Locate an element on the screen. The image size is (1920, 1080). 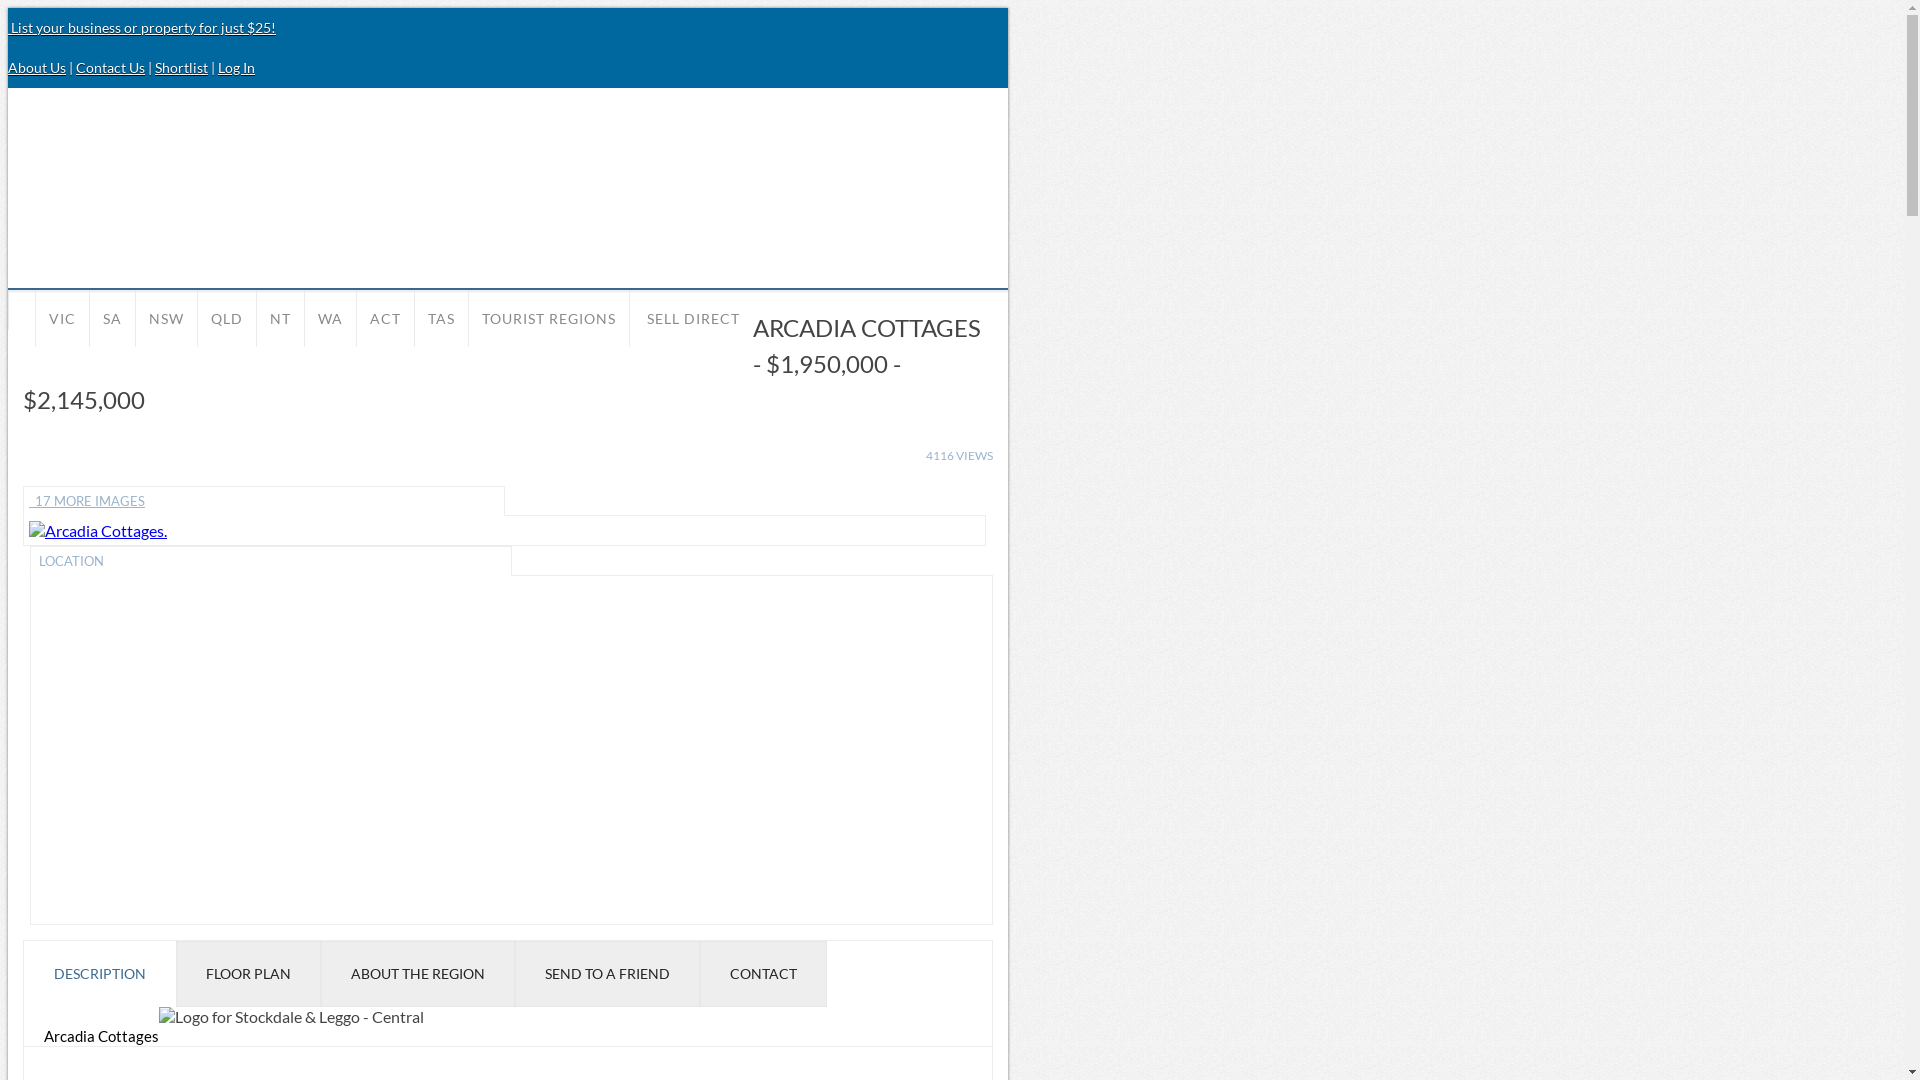
'Logo for Stockdale & Leggo - Central' is located at coordinates (290, 1016).